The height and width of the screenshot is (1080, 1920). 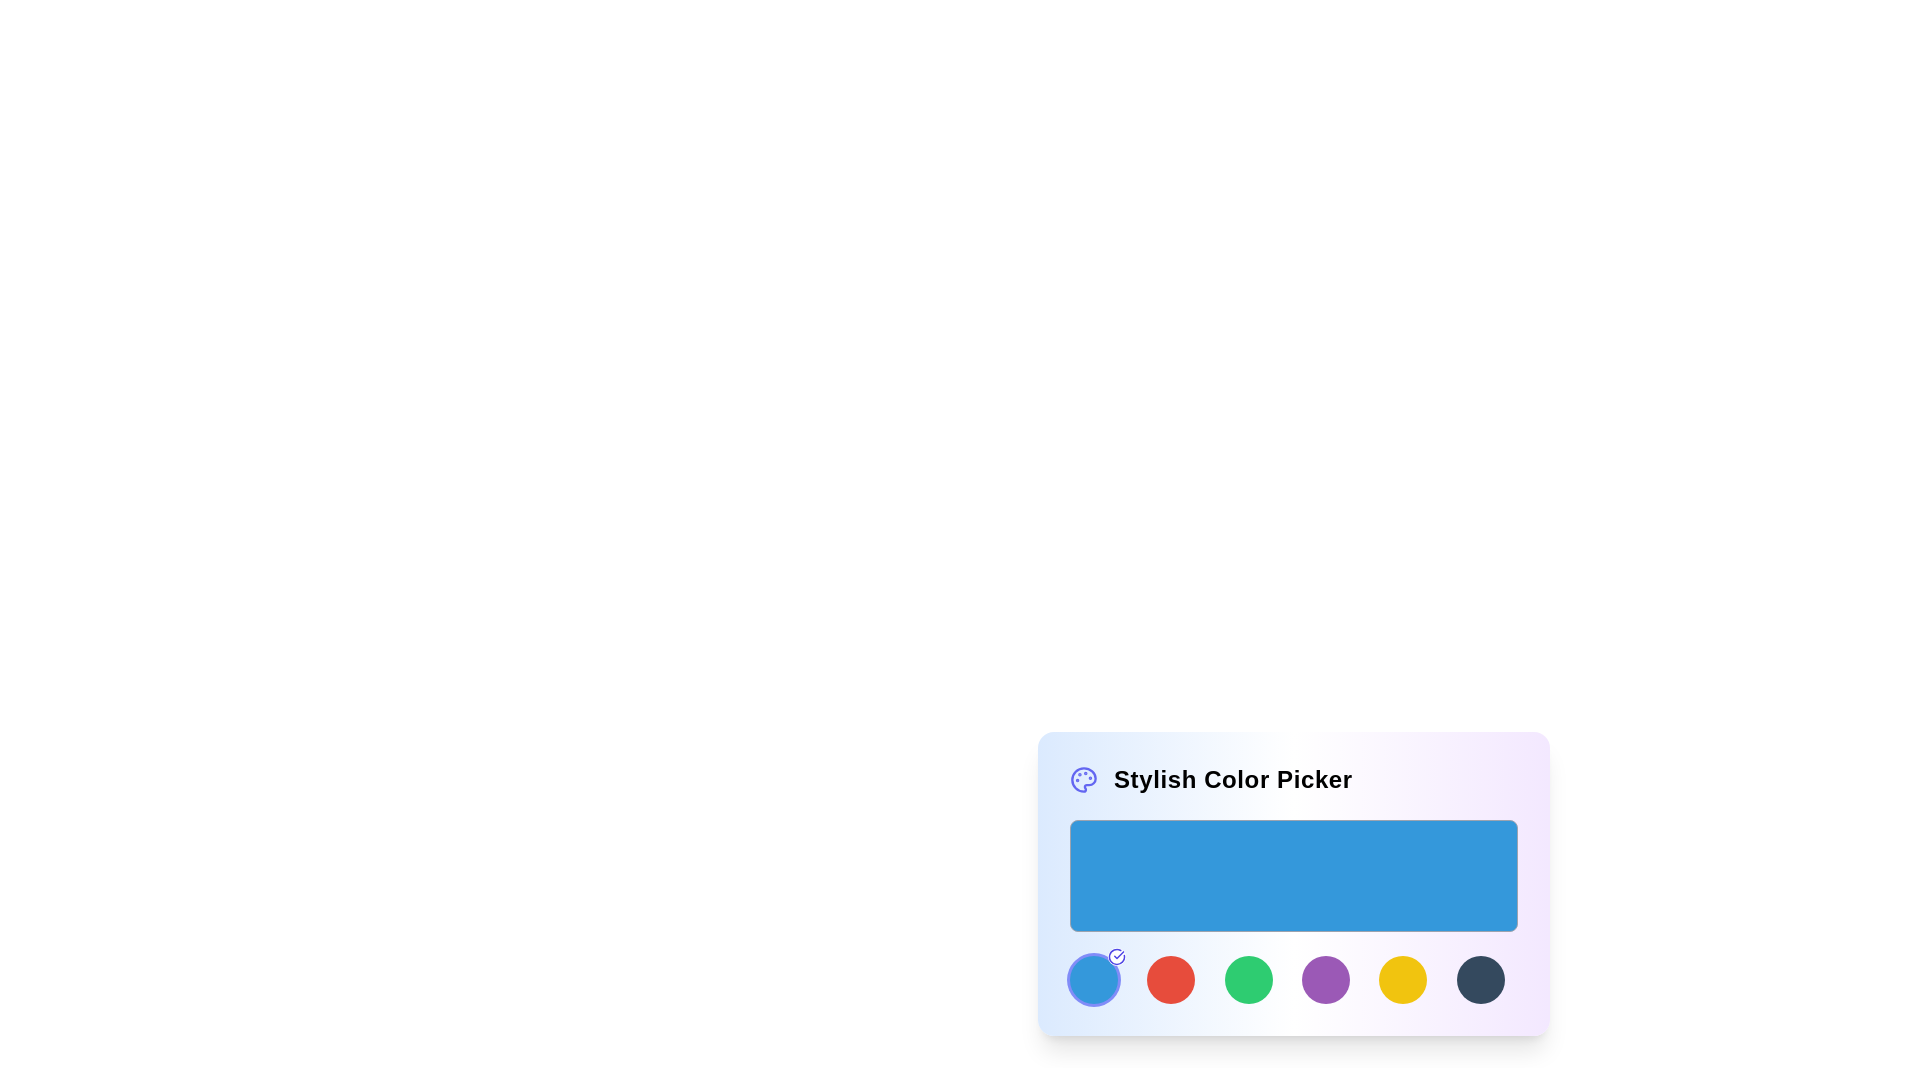 I want to click on the sixth circular color selection button to trigger the scale effect, so click(x=1480, y=978).